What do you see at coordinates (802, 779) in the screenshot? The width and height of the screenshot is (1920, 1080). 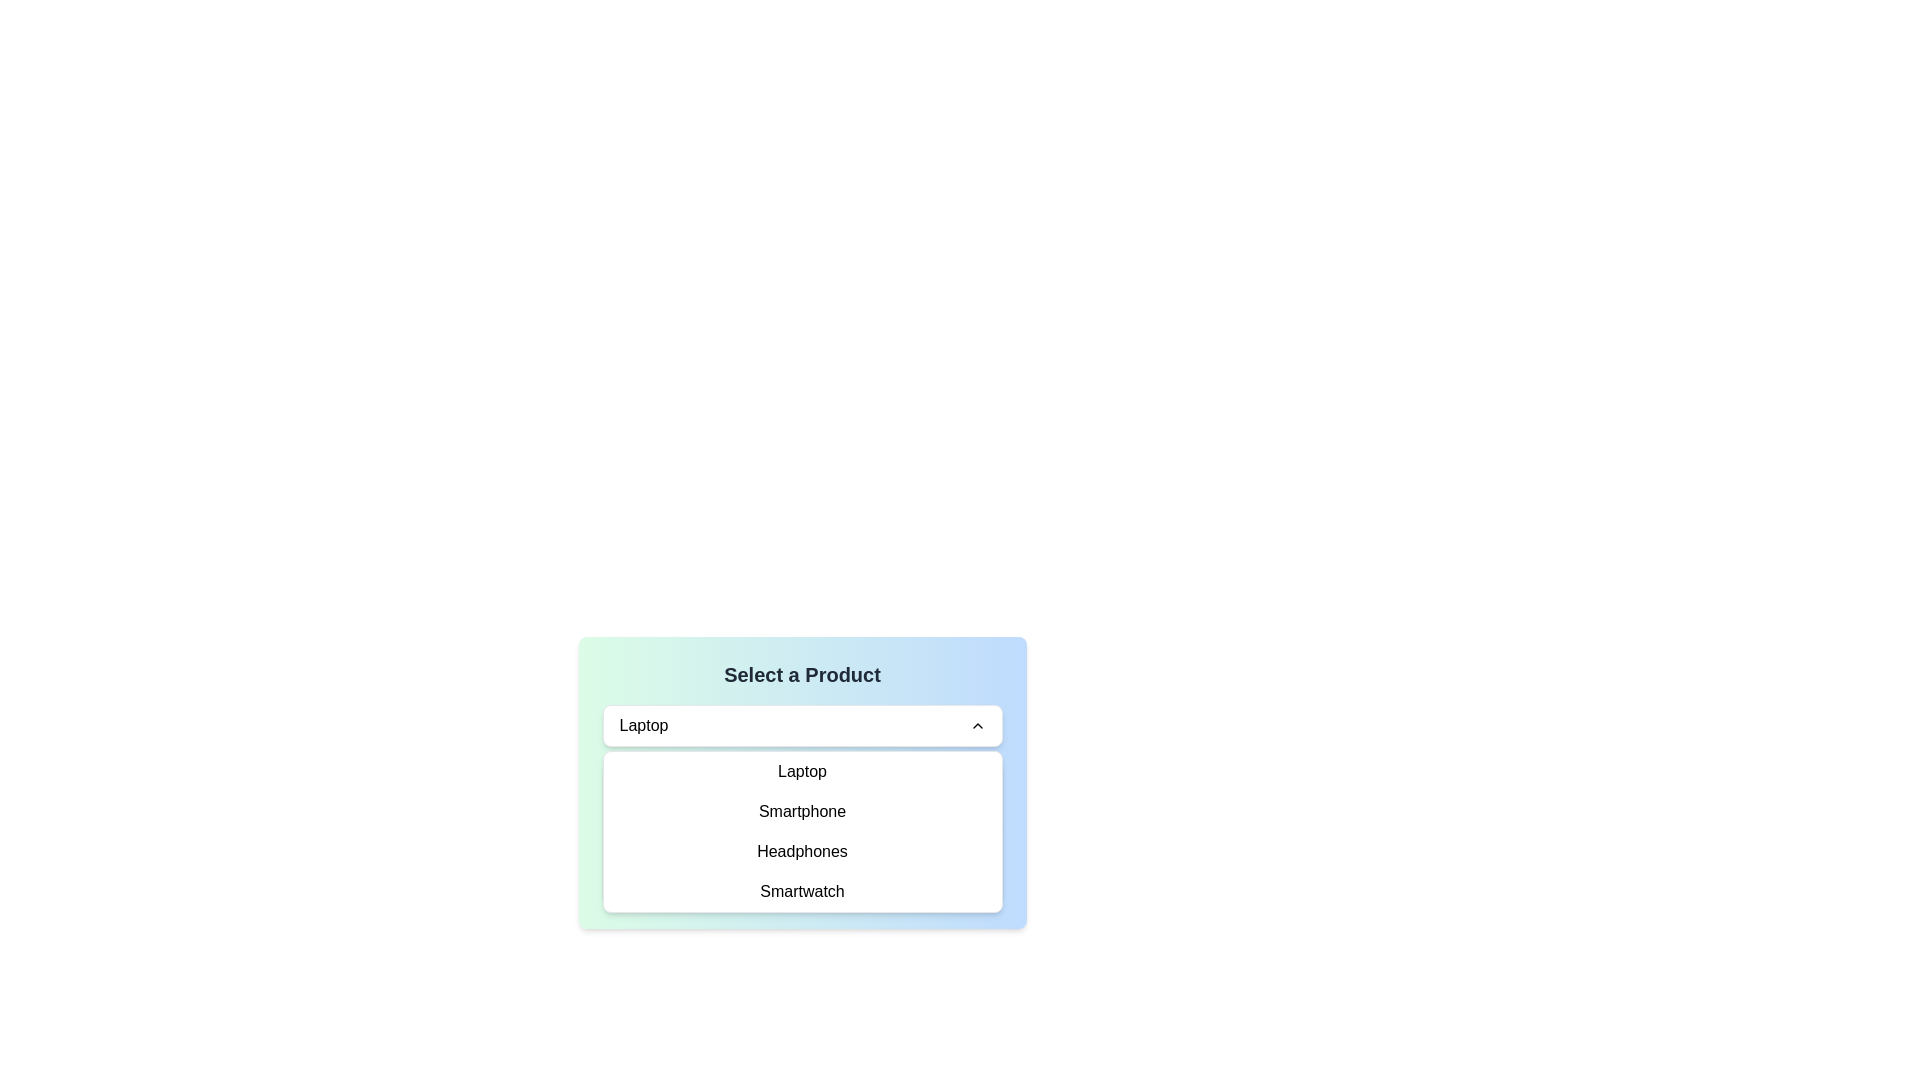 I see `the 'Laptop' option in the dropdown menu` at bounding box center [802, 779].